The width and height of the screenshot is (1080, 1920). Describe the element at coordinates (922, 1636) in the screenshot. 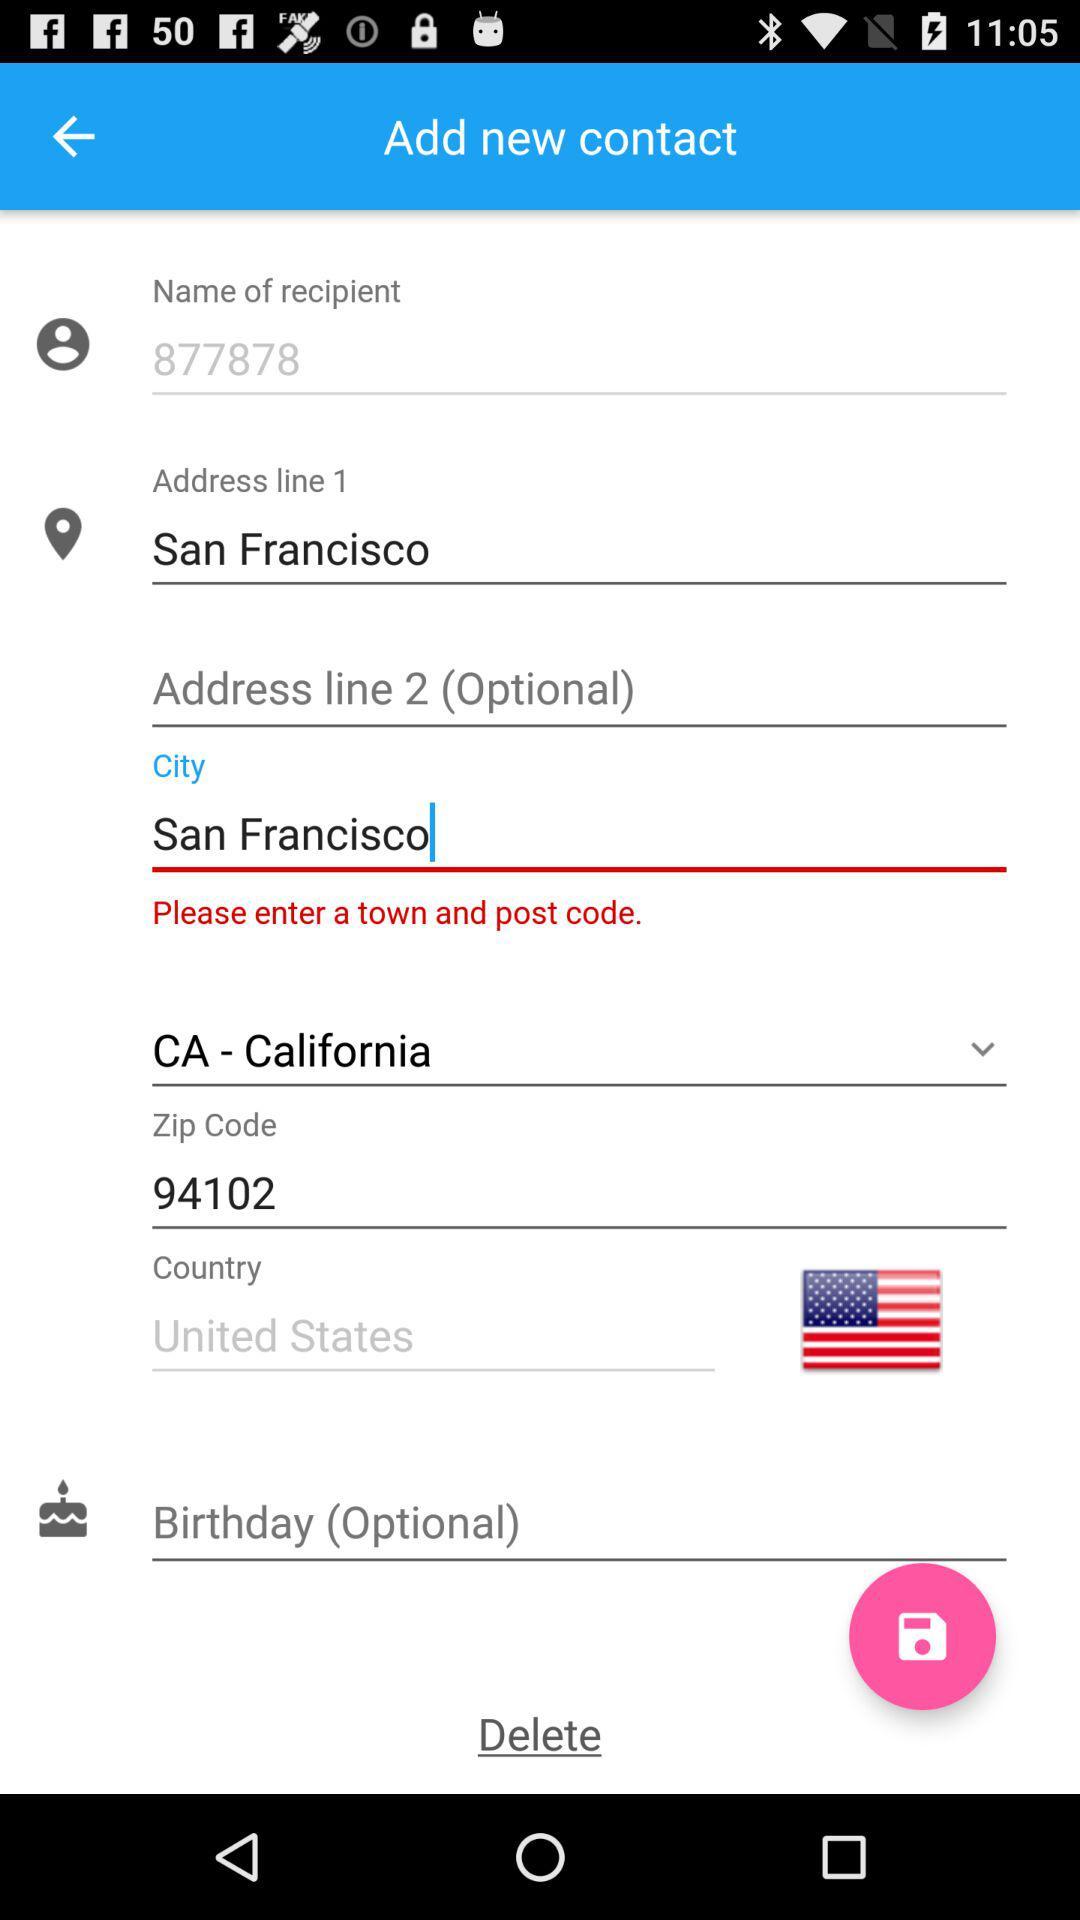

I see `to hard drive` at that location.